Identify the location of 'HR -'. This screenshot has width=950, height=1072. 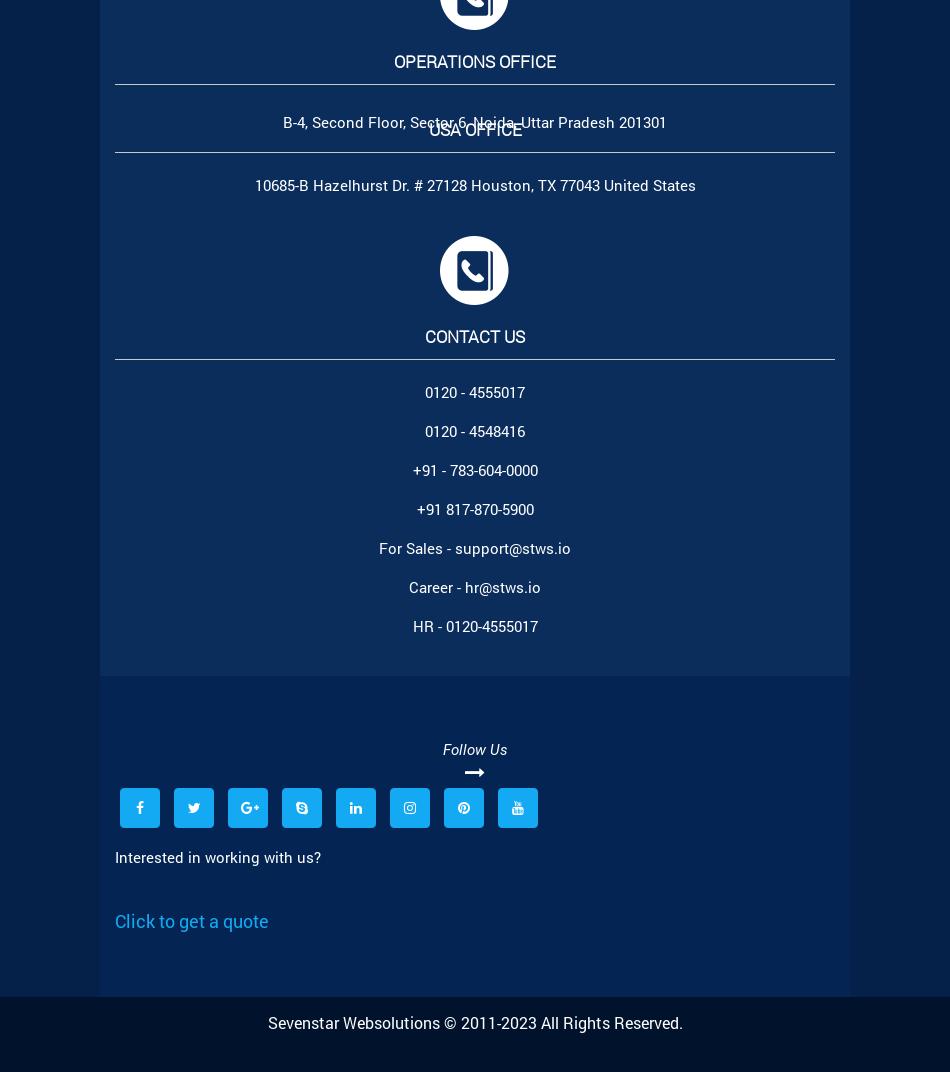
(427, 626).